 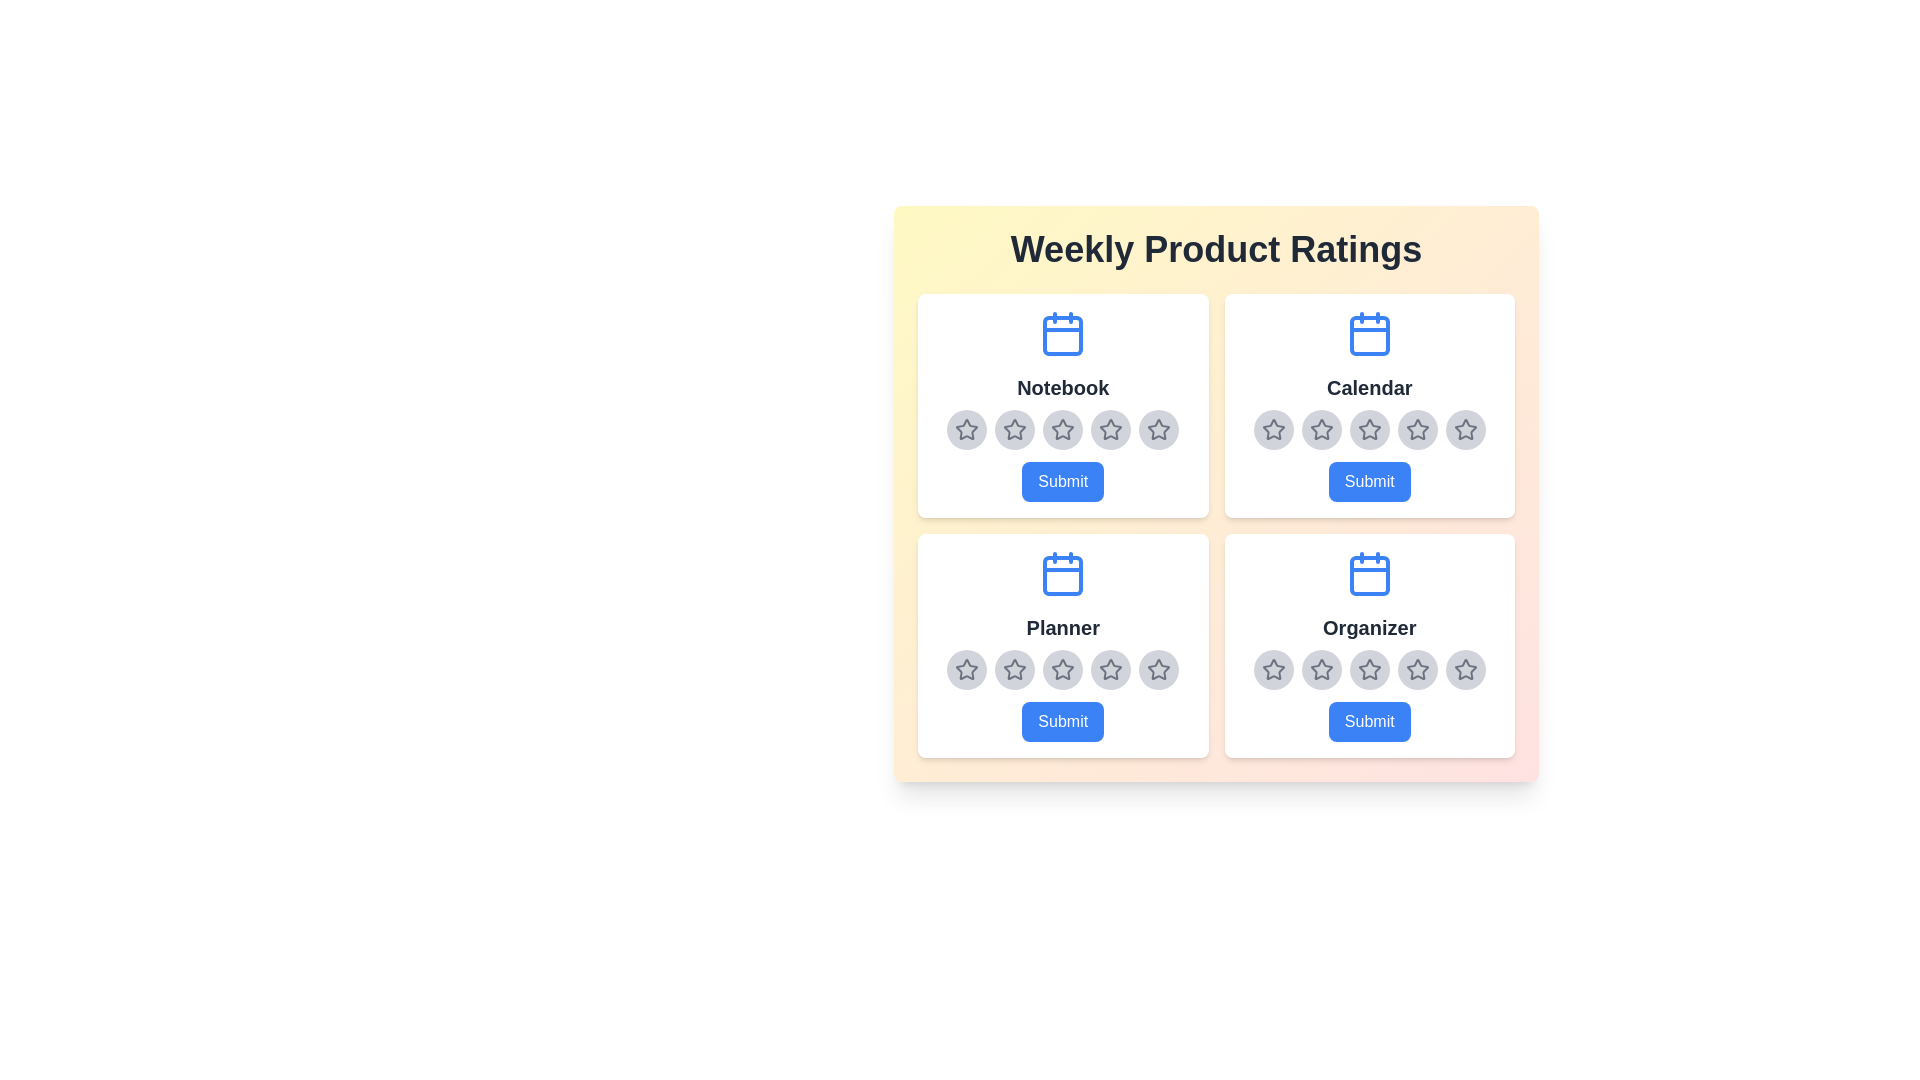 I want to click on submit button for the product Calendar, so click(x=1368, y=482).